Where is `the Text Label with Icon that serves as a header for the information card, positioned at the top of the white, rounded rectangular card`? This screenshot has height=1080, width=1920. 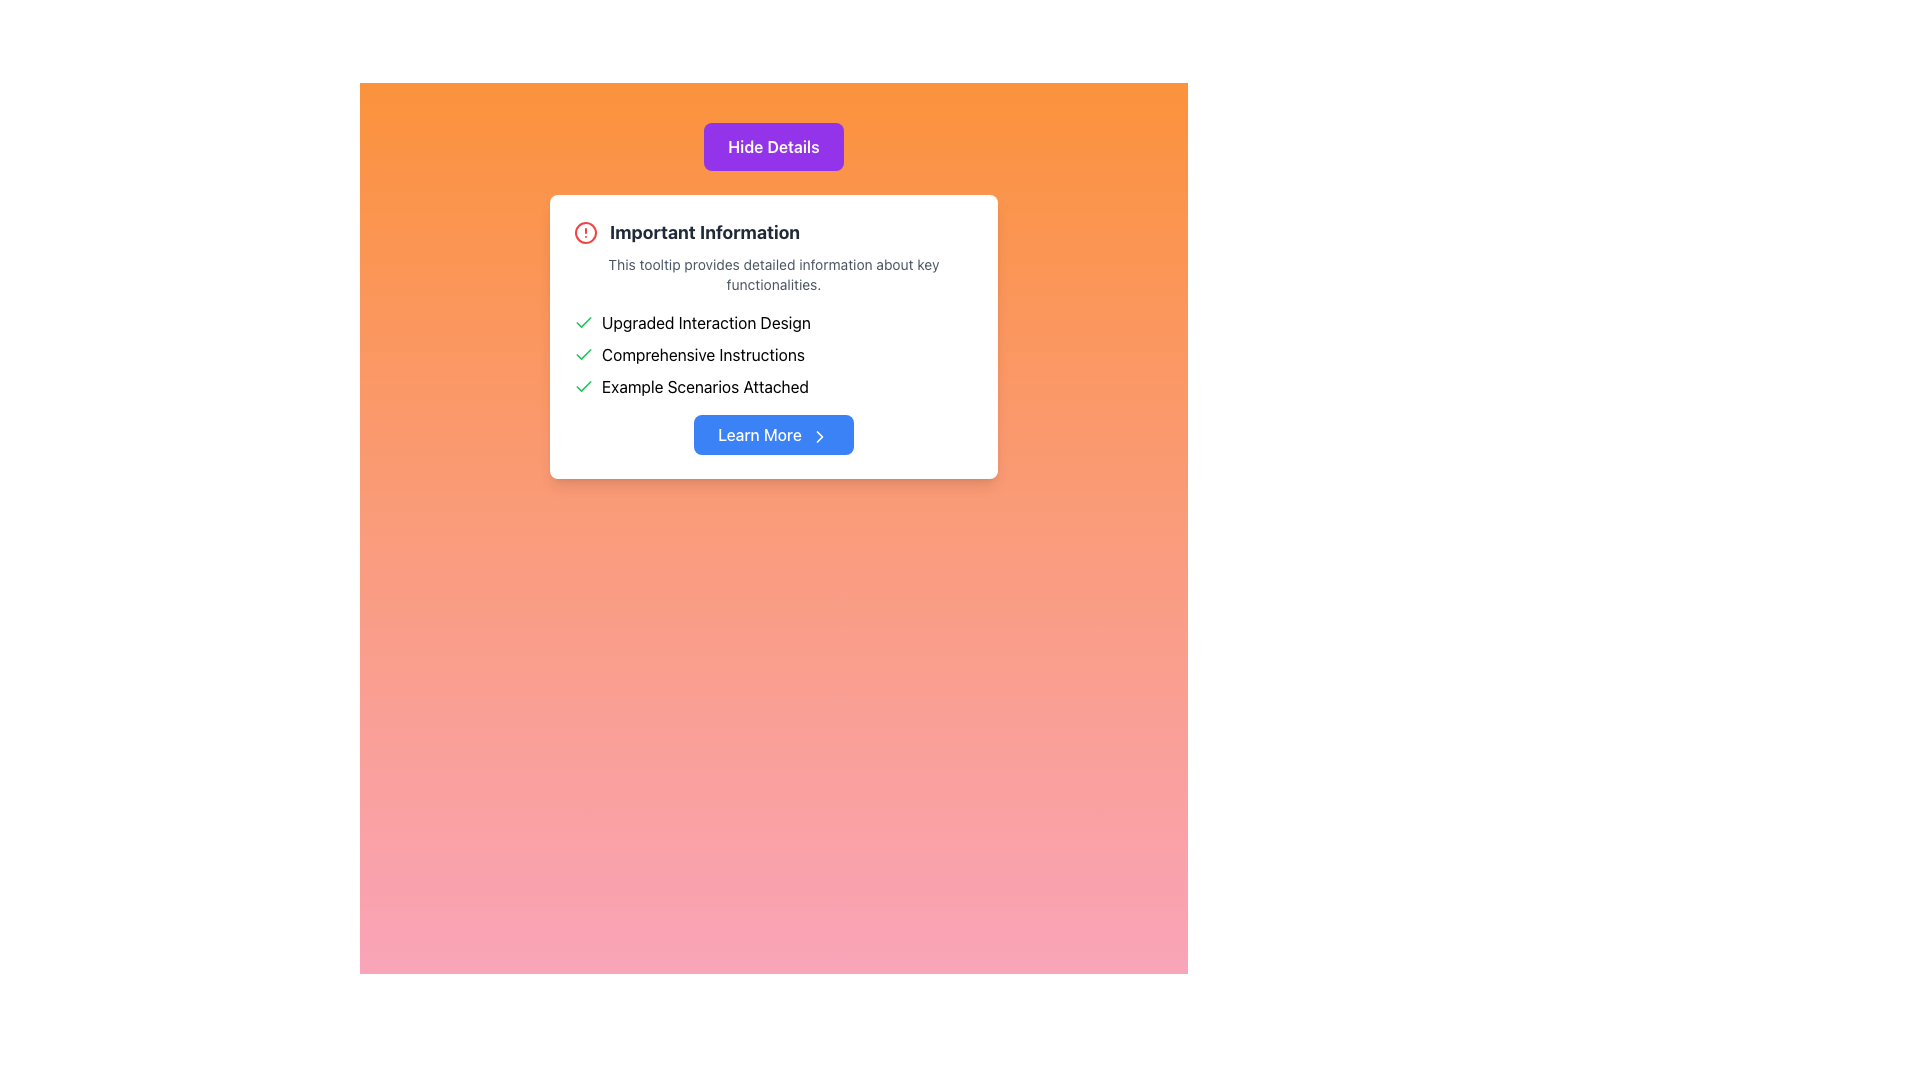
the Text Label with Icon that serves as a header for the information card, positioned at the top of the white, rounded rectangular card is located at coordinates (772, 231).